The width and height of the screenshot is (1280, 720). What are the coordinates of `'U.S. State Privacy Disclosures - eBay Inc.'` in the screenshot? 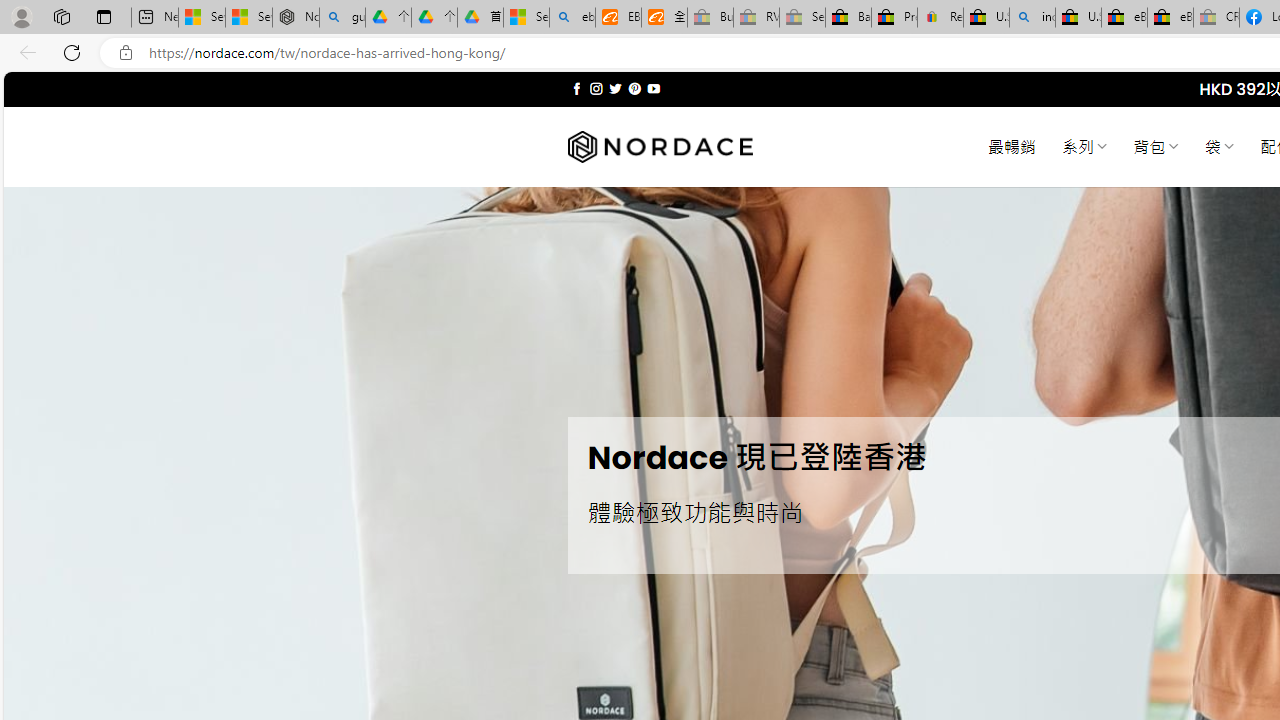 It's located at (1077, 17).